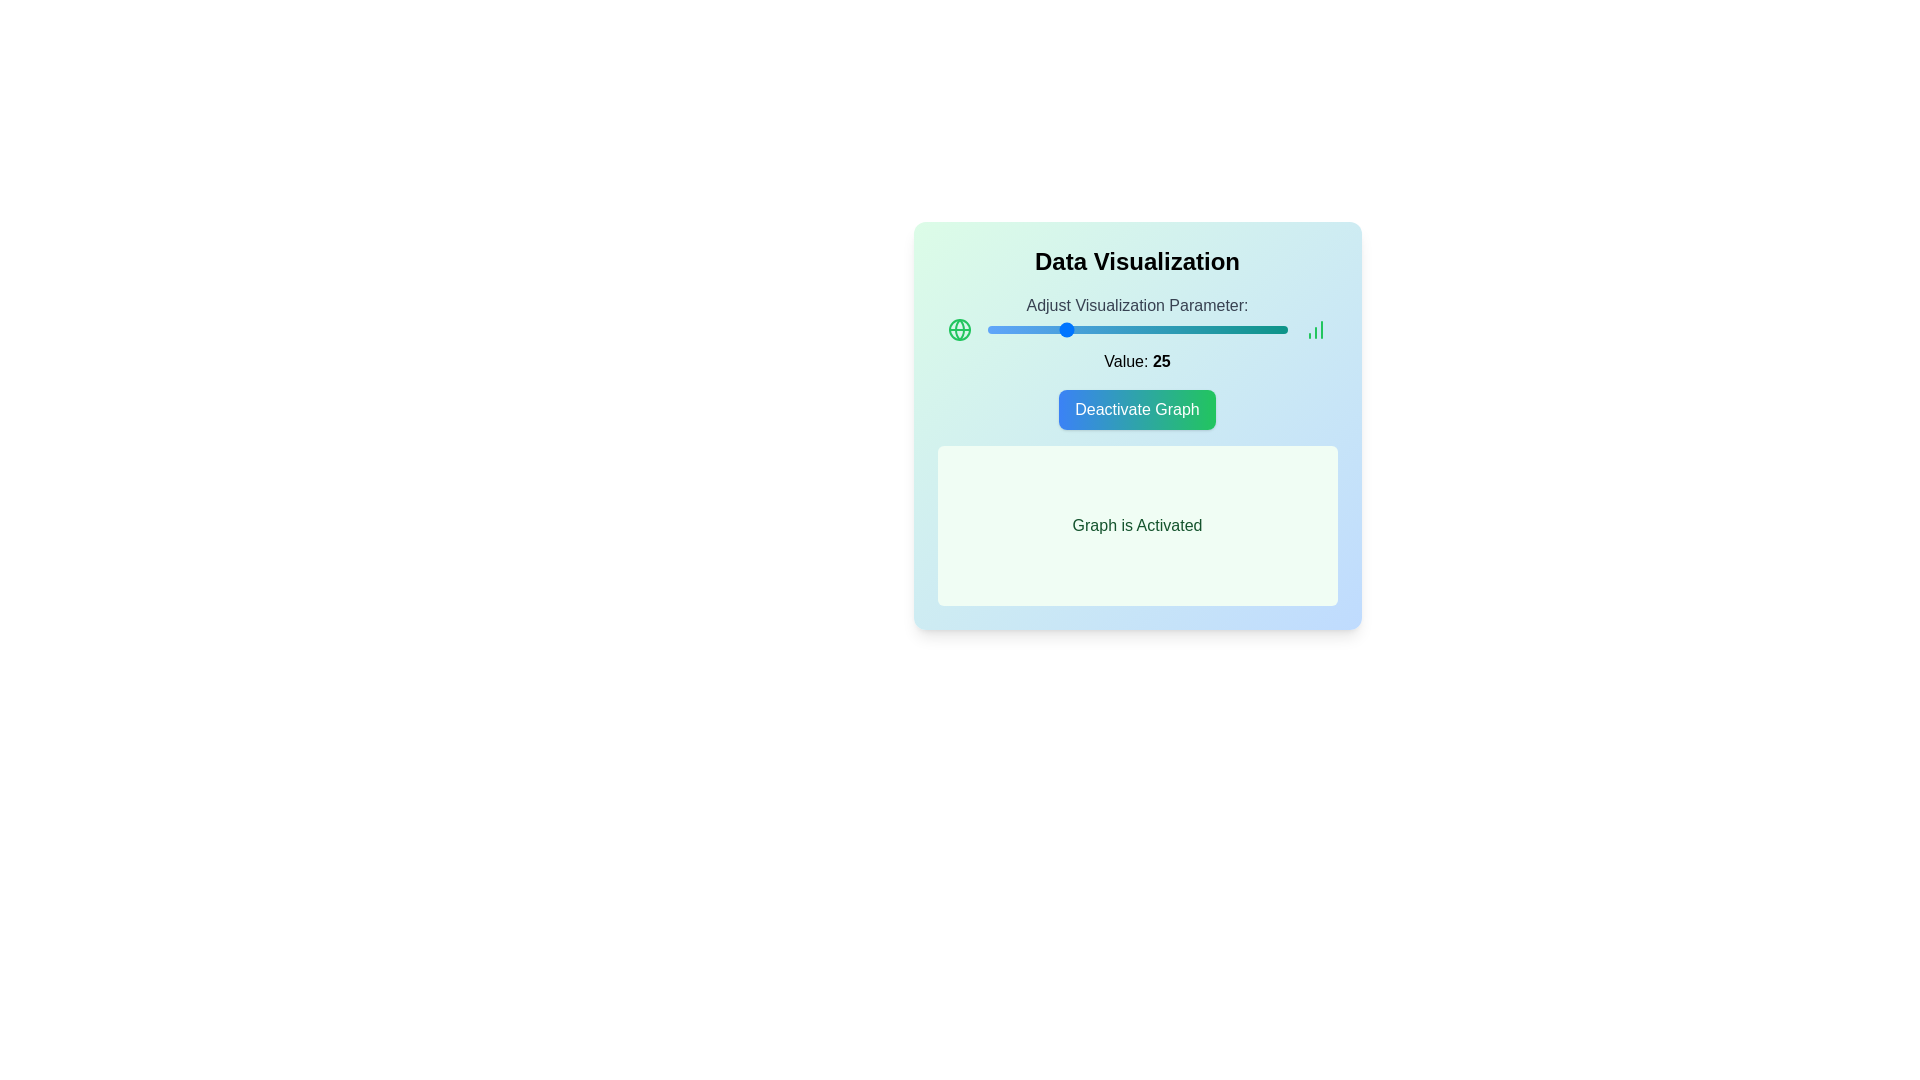 The width and height of the screenshot is (1920, 1080). I want to click on the visualization parameter to 60 by adjusting the slider, so click(1167, 329).